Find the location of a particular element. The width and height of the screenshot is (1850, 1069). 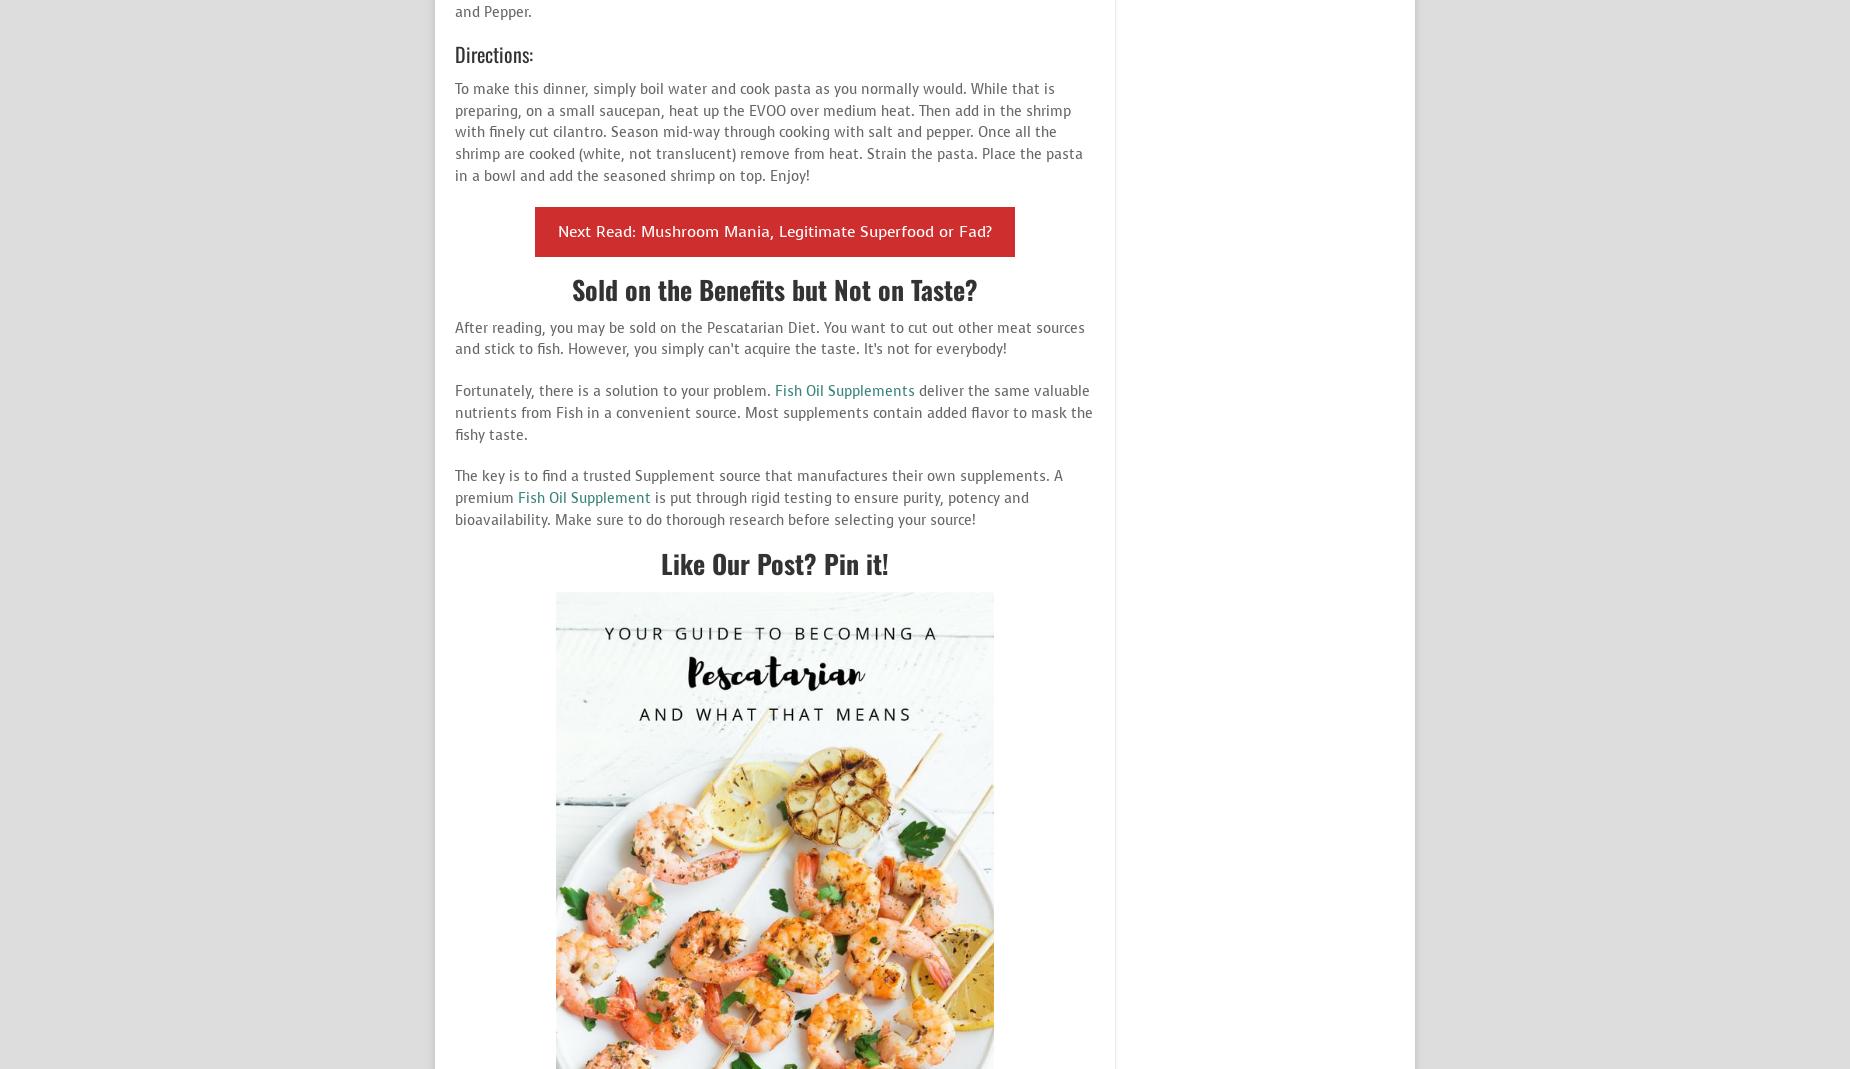

'Like Our Post? Pin it!' is located at coordinates (661, 563).